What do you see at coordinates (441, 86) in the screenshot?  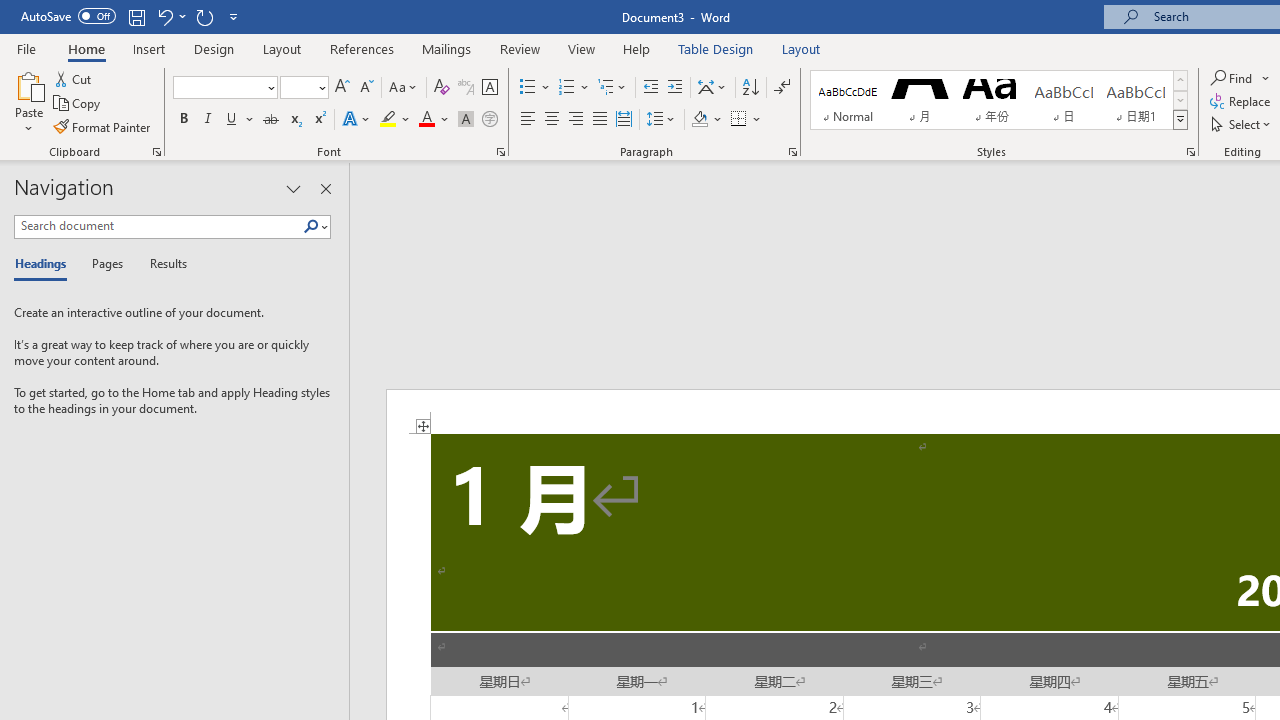 I see `'Clear Formatting'` at bounding box center [441, 86].